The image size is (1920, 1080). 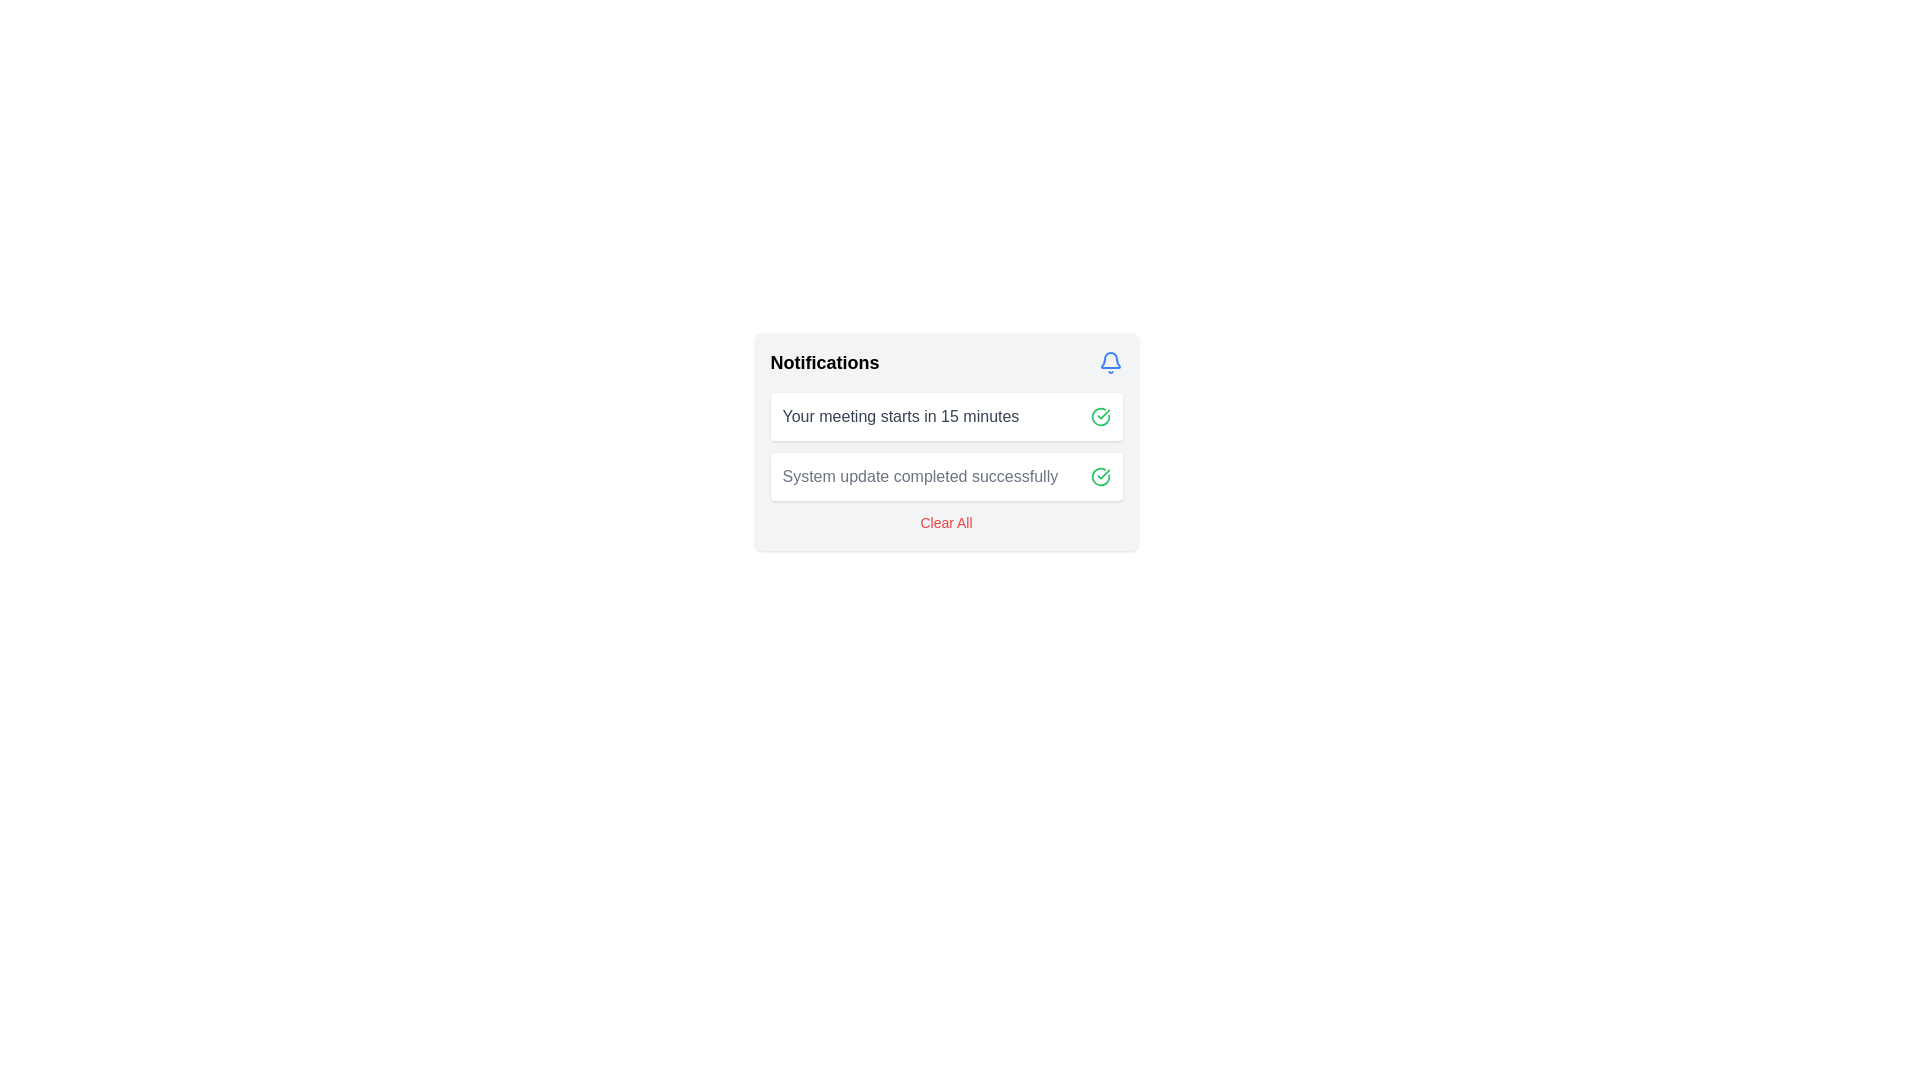 I want to click on the static text element displaying an alert message about an upcoming meeting in 15 minutes, which is positioned within a notification card and aligned slightly to the left of a green icon, so click(x=899, y=415).